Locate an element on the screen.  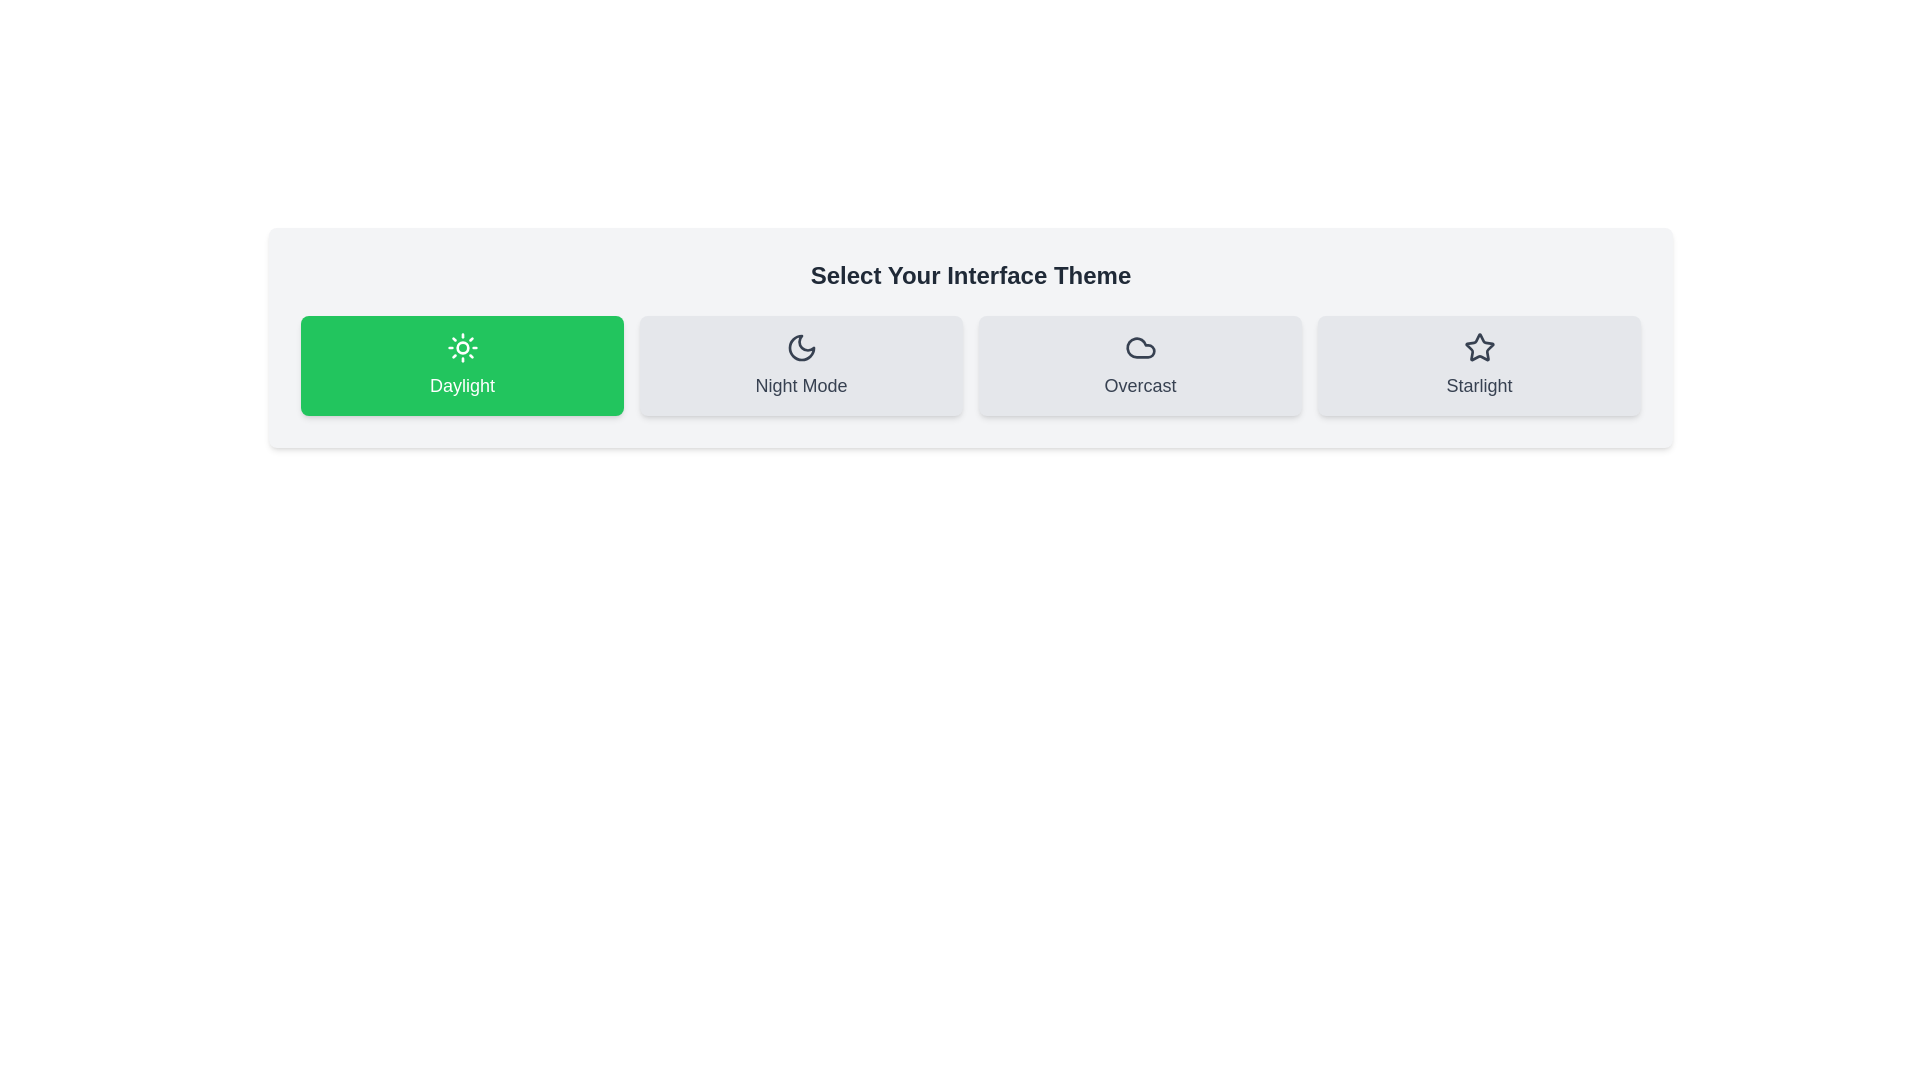
the theme by clicking on the Night Mode button is located at coordinates (801, 366).